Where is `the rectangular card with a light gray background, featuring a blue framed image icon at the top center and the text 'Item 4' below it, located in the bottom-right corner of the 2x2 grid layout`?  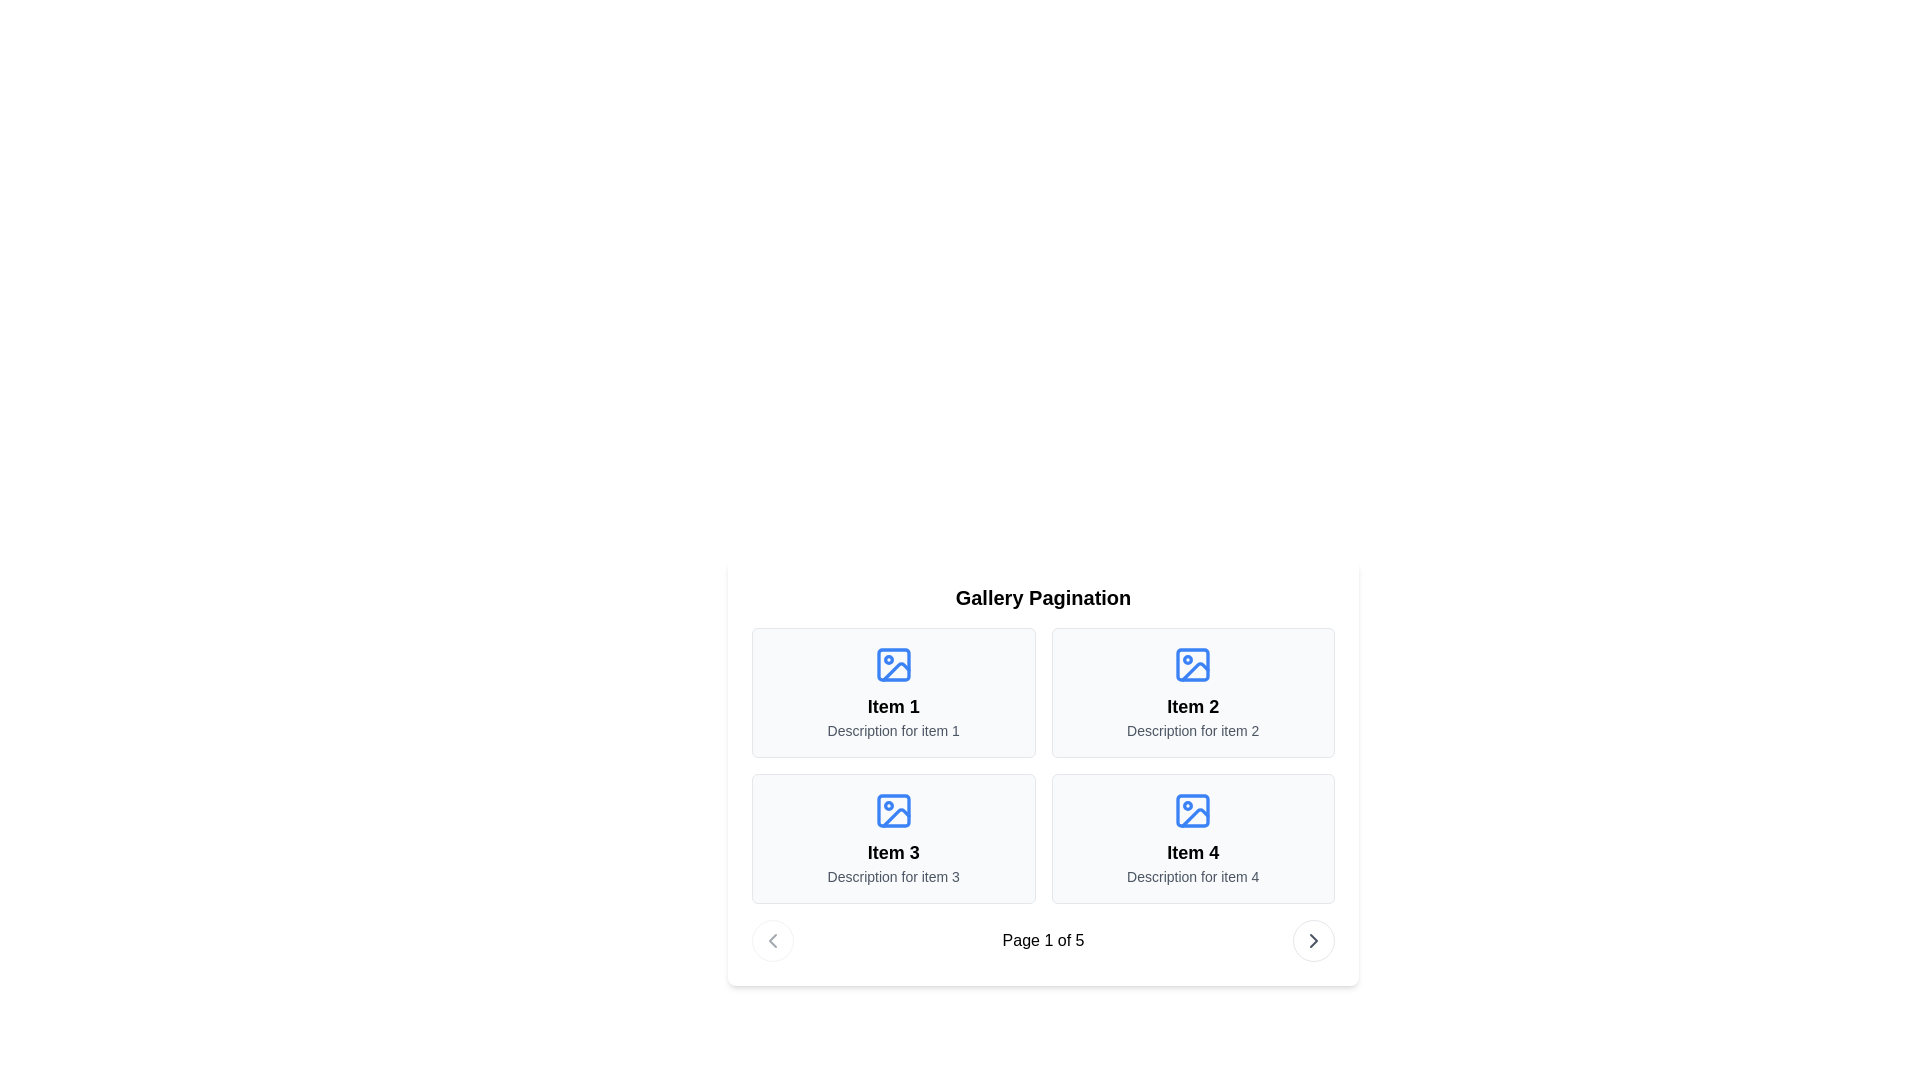
the rectangular card with a light gray background, featuring a blue framed image icon at the top center and the text 'Item 4' below it, located in the bottom-right corner of the 2x2 grid layout is located at coordinates (1193, 839).